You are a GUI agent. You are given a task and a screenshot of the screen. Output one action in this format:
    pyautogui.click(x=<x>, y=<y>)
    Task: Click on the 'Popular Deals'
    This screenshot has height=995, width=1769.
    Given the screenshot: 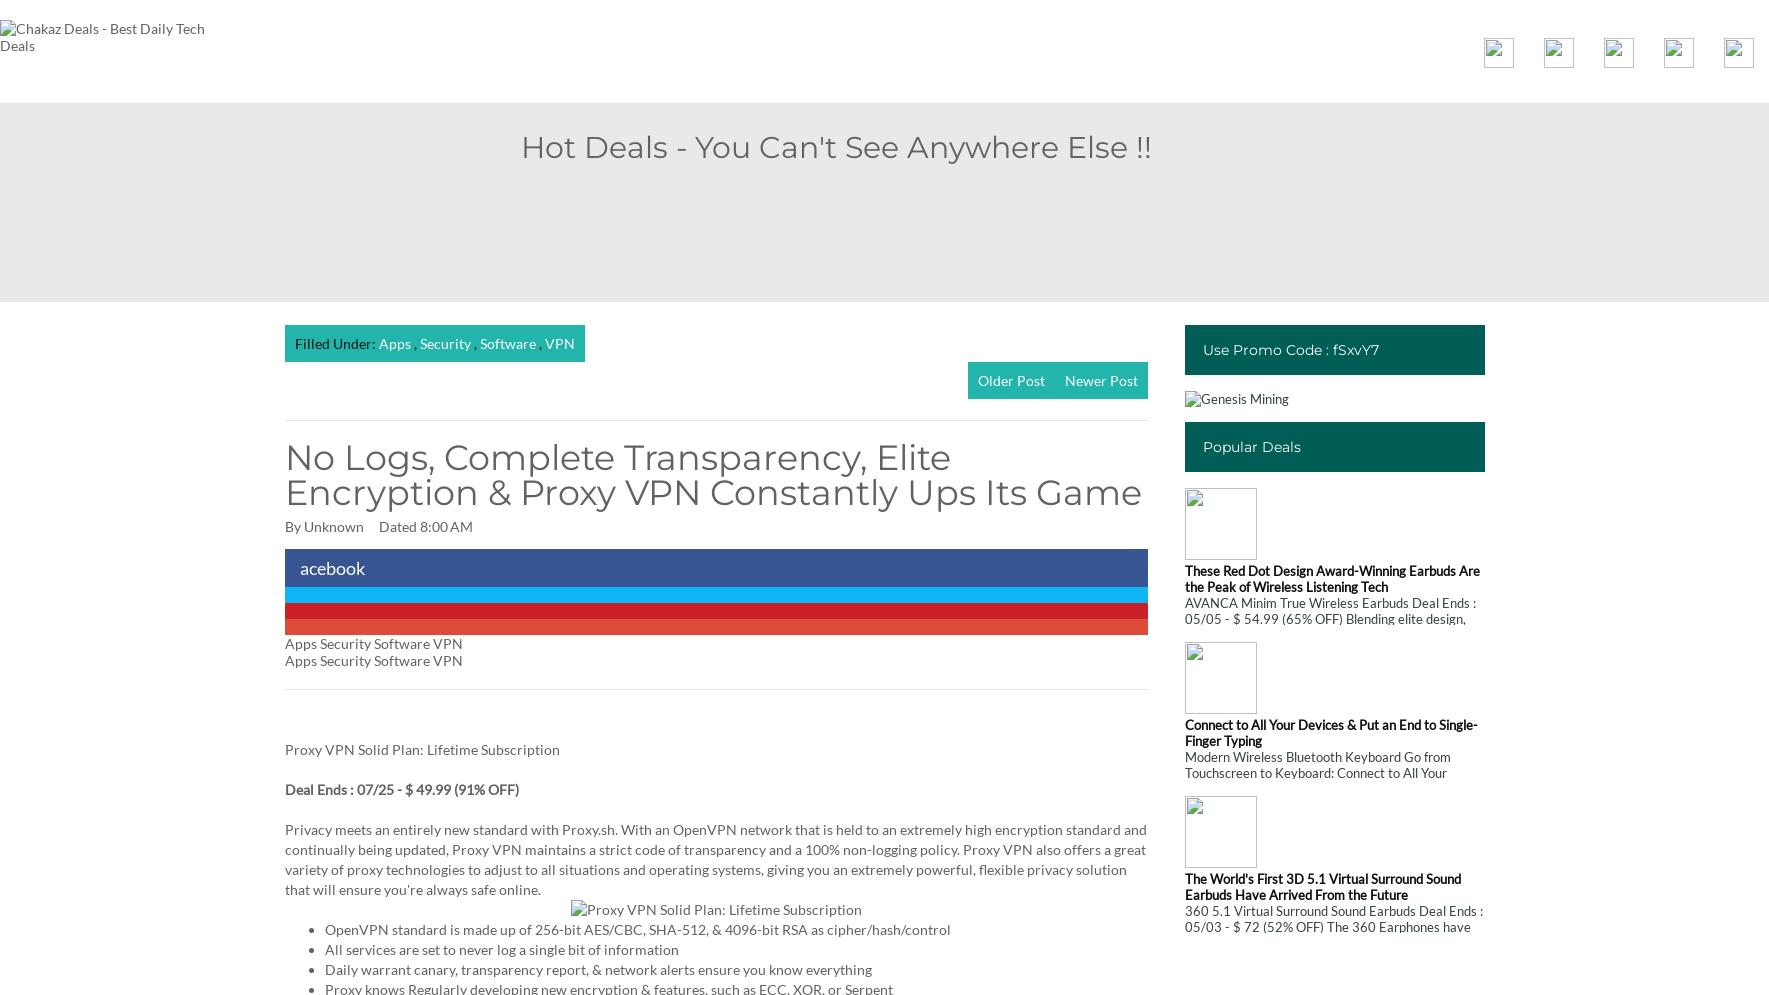 What is the action you would take?
    pyautogui.click(x=1251, y=445)
    